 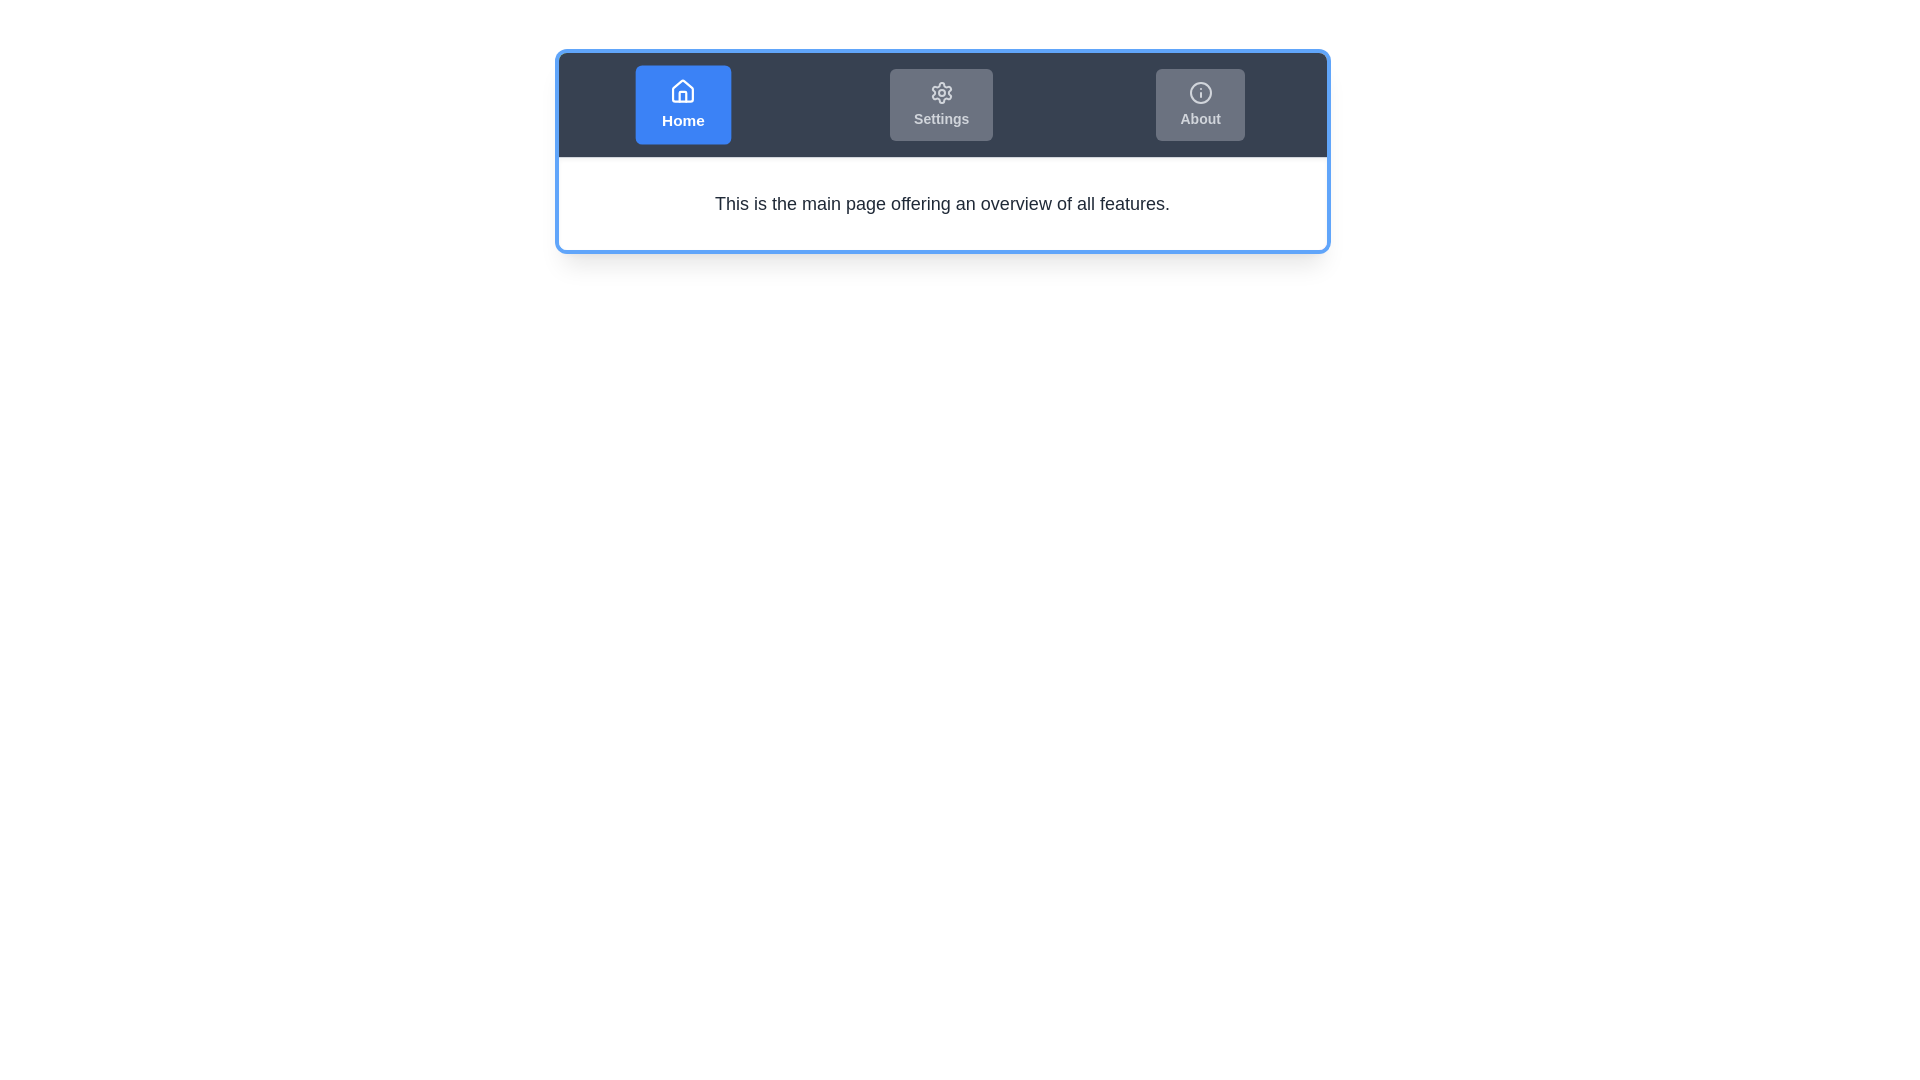 What do you see at coordinates (940, 104) in the screenshot?
I see `the Settings tab by clicking the corresponding button` at bounding box center [940, 104].